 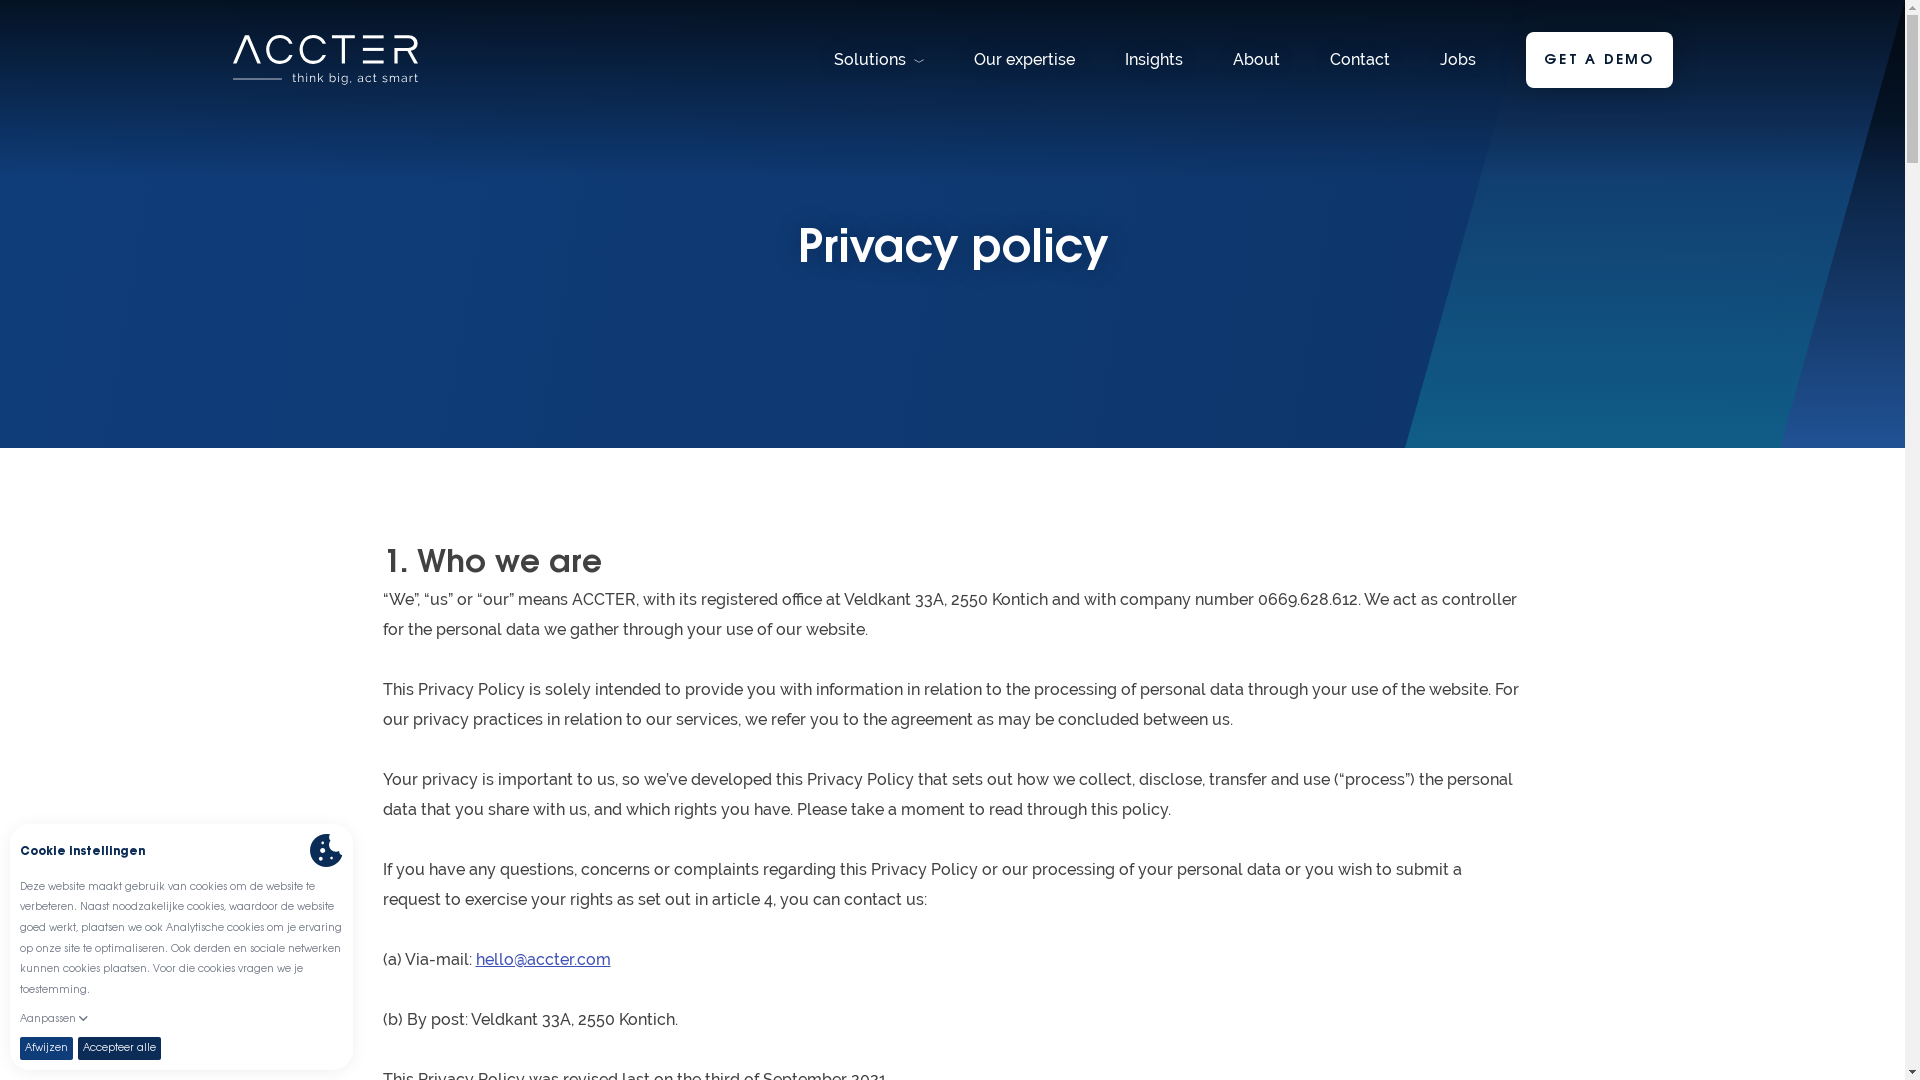 I want to click on 'GET A DEMO', so click(x=1598, y=58).